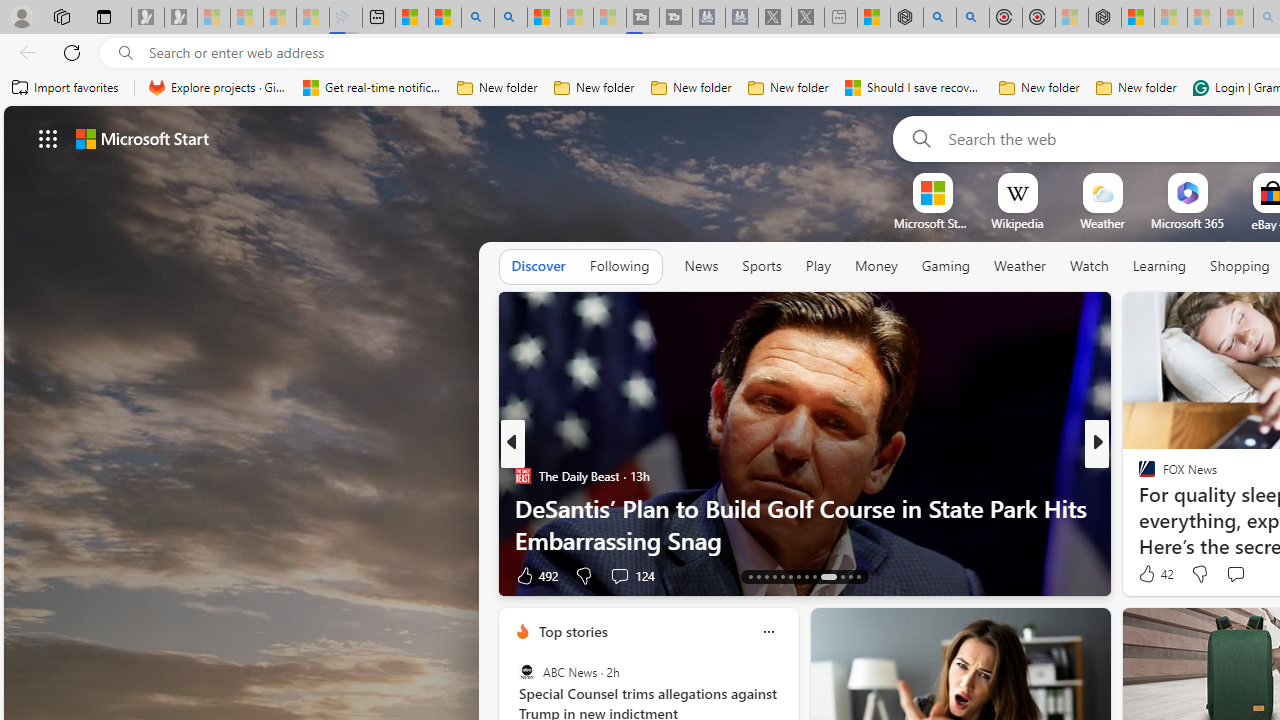 This screenshot has width=1280, height=720. I want to click on 'Should I save recovered Word documents? - Microsoft Support', so click(912, 87).